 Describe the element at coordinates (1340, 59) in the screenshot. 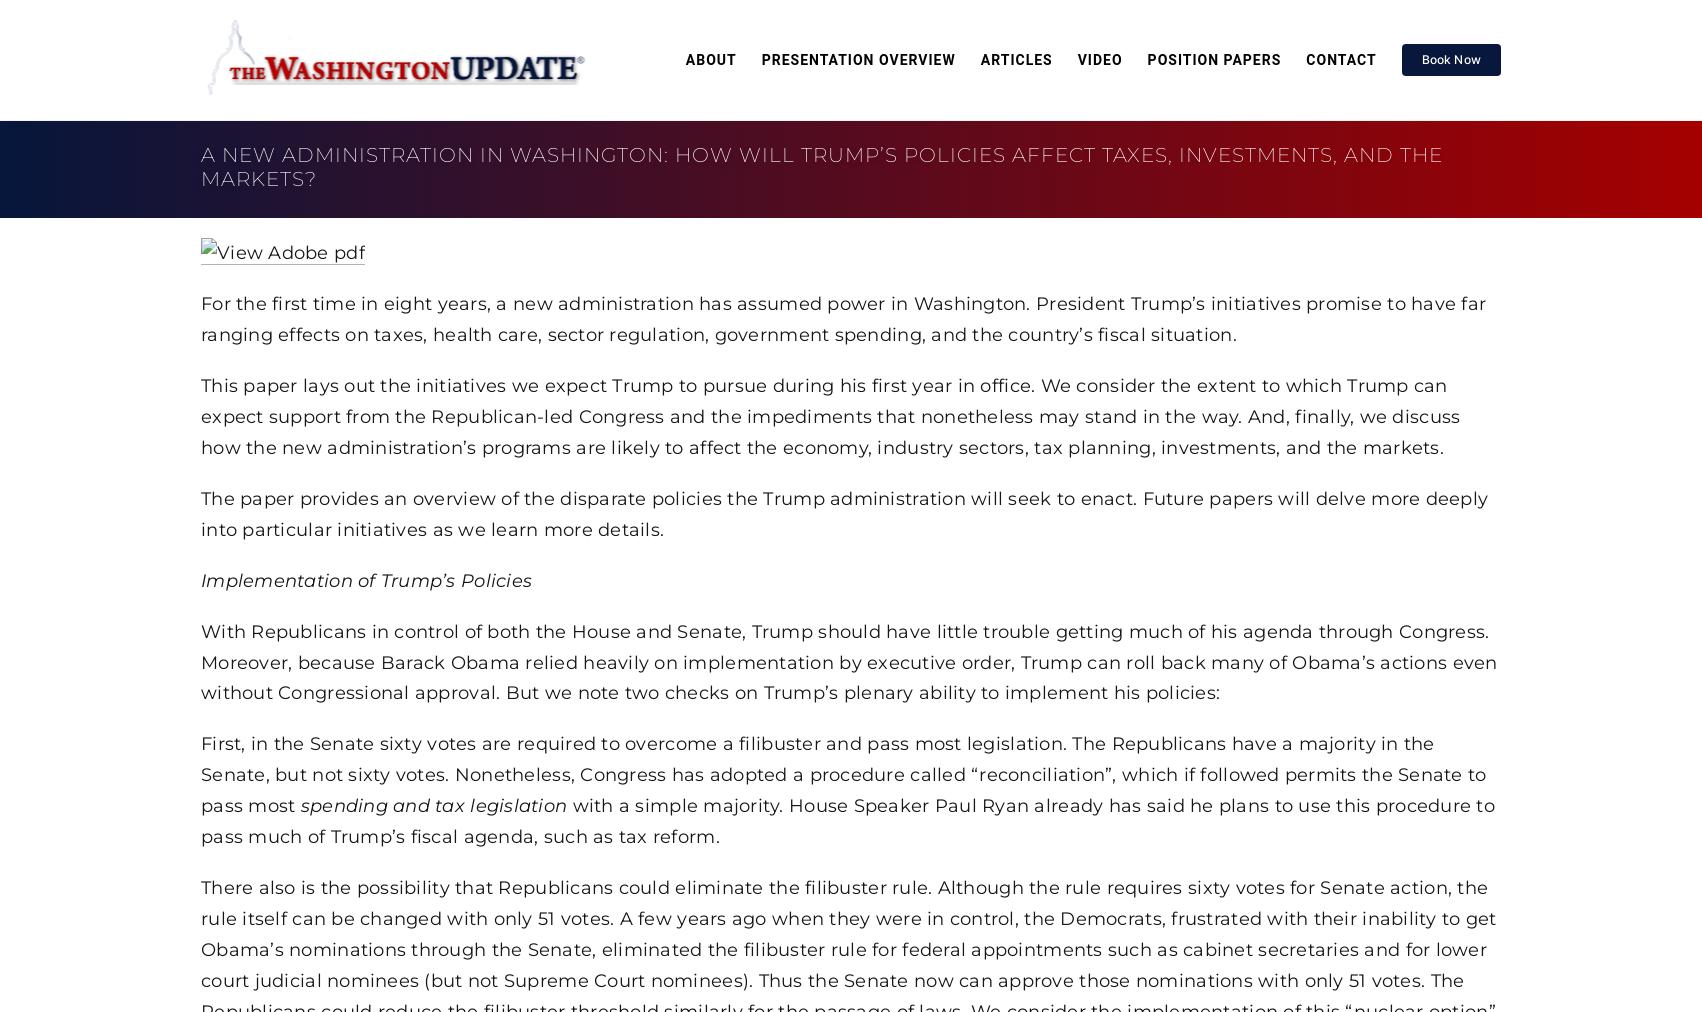

I see `'Contact'` at that location.